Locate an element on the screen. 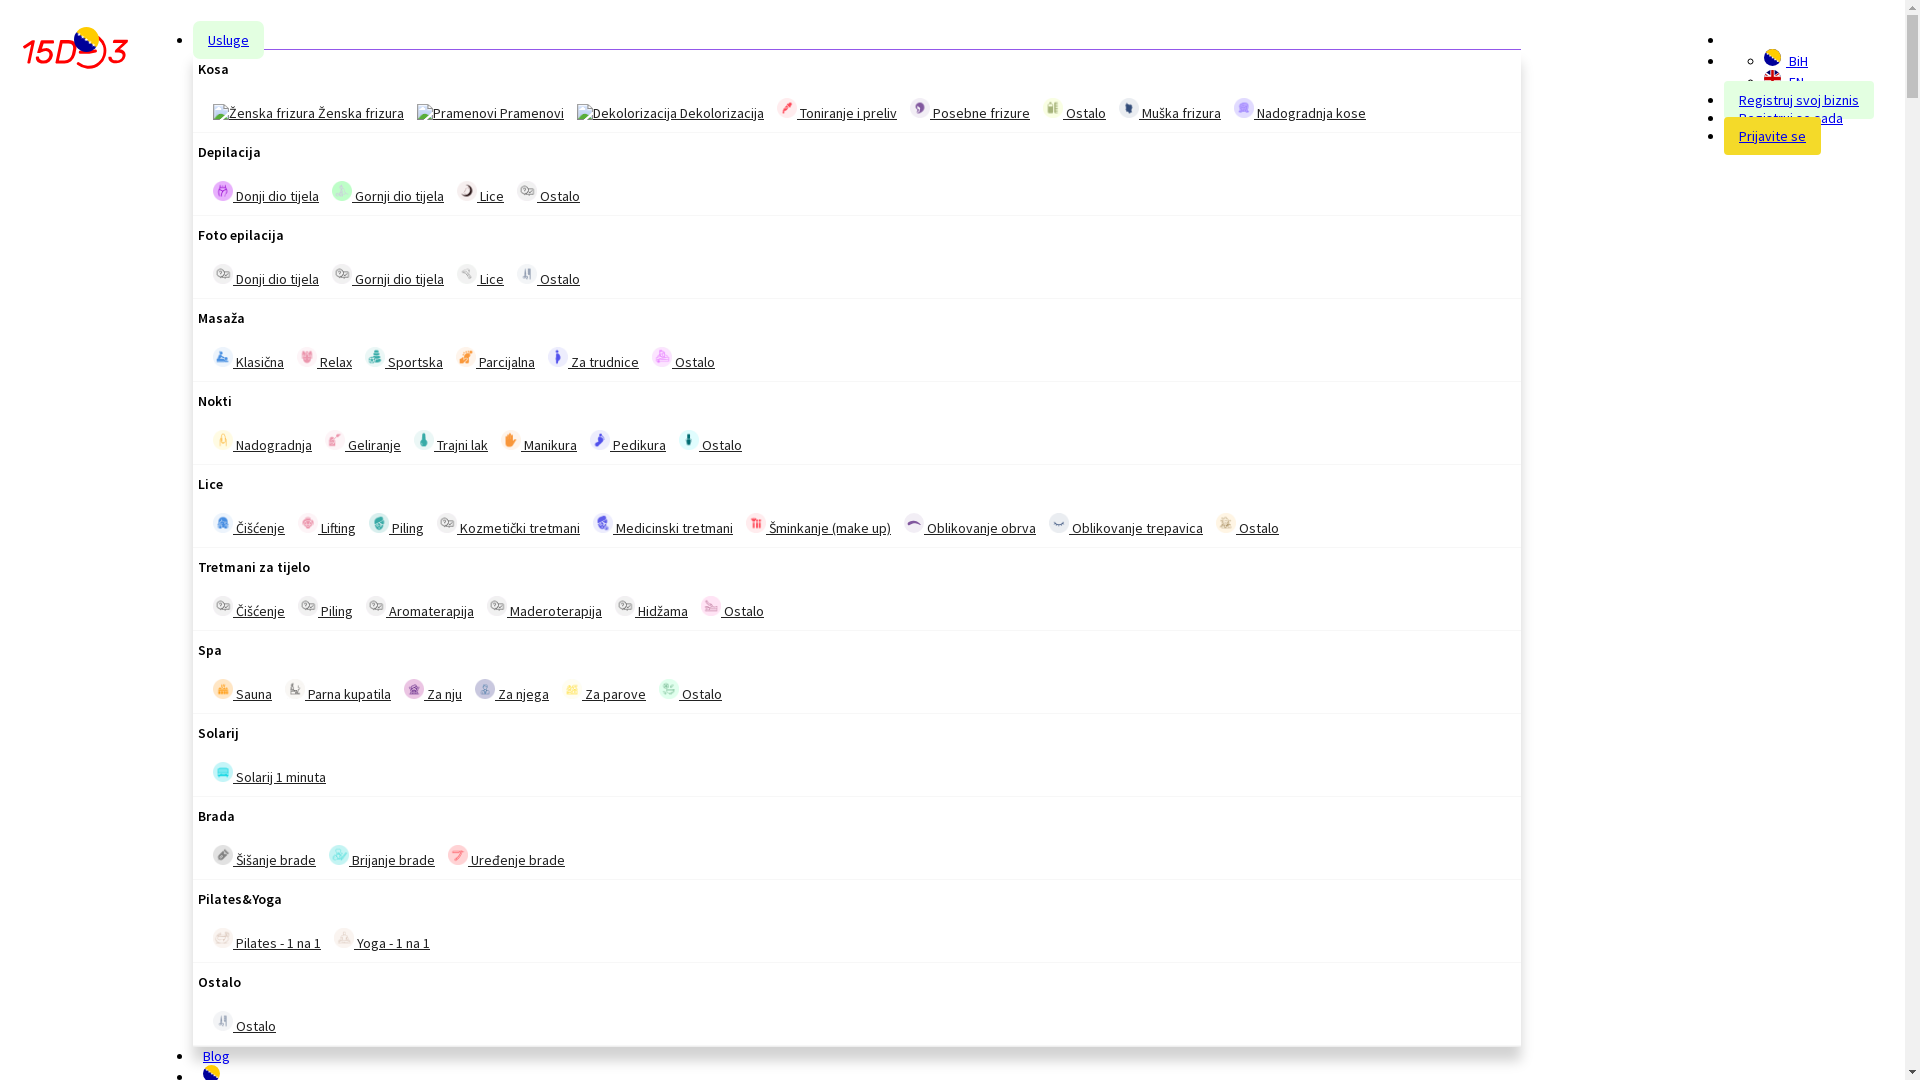 The height and width of the screenshot is (1080, 1920). 'Za parove' is located at coordinates (603, 689).